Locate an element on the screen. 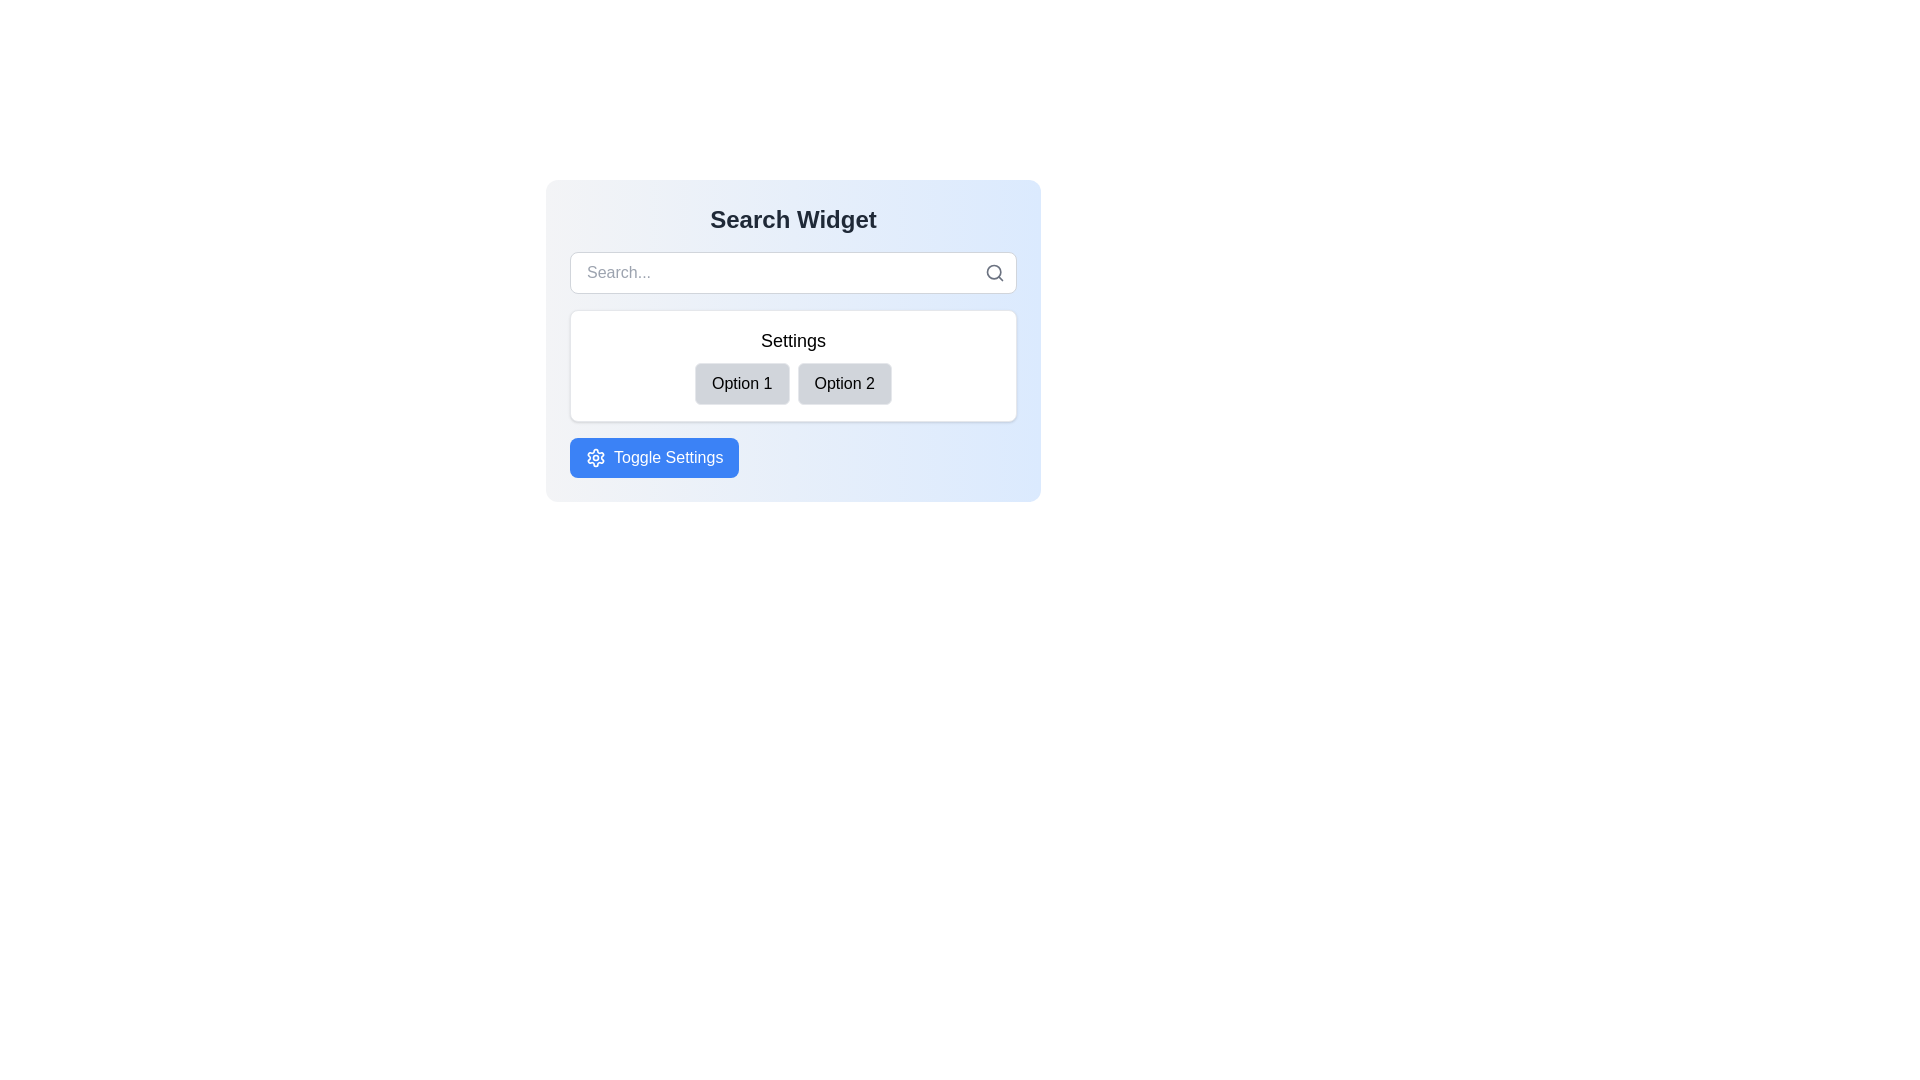  the gray magnifying glass icon, which is positioned to the right of the text input box, aligned vertically to its center is located at coordinates (994, 273).